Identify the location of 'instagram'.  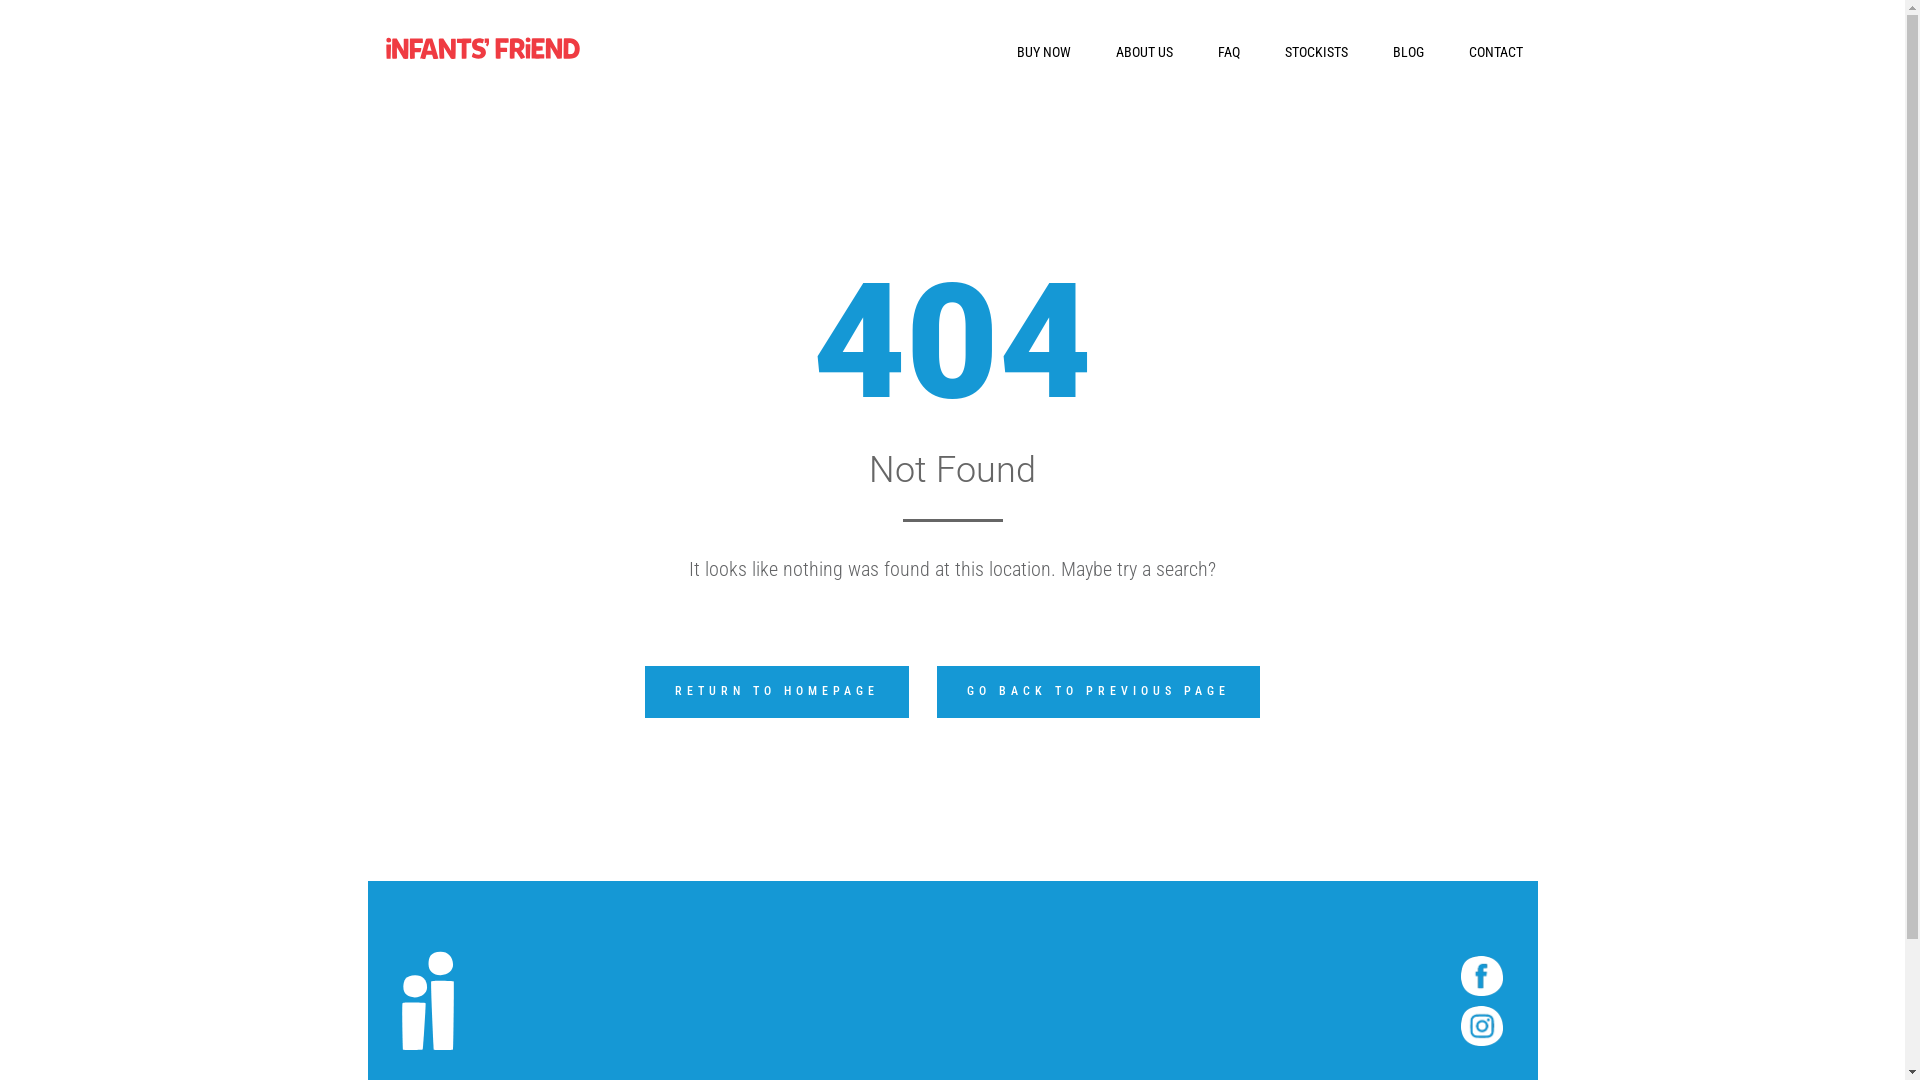
(1481, 1026).